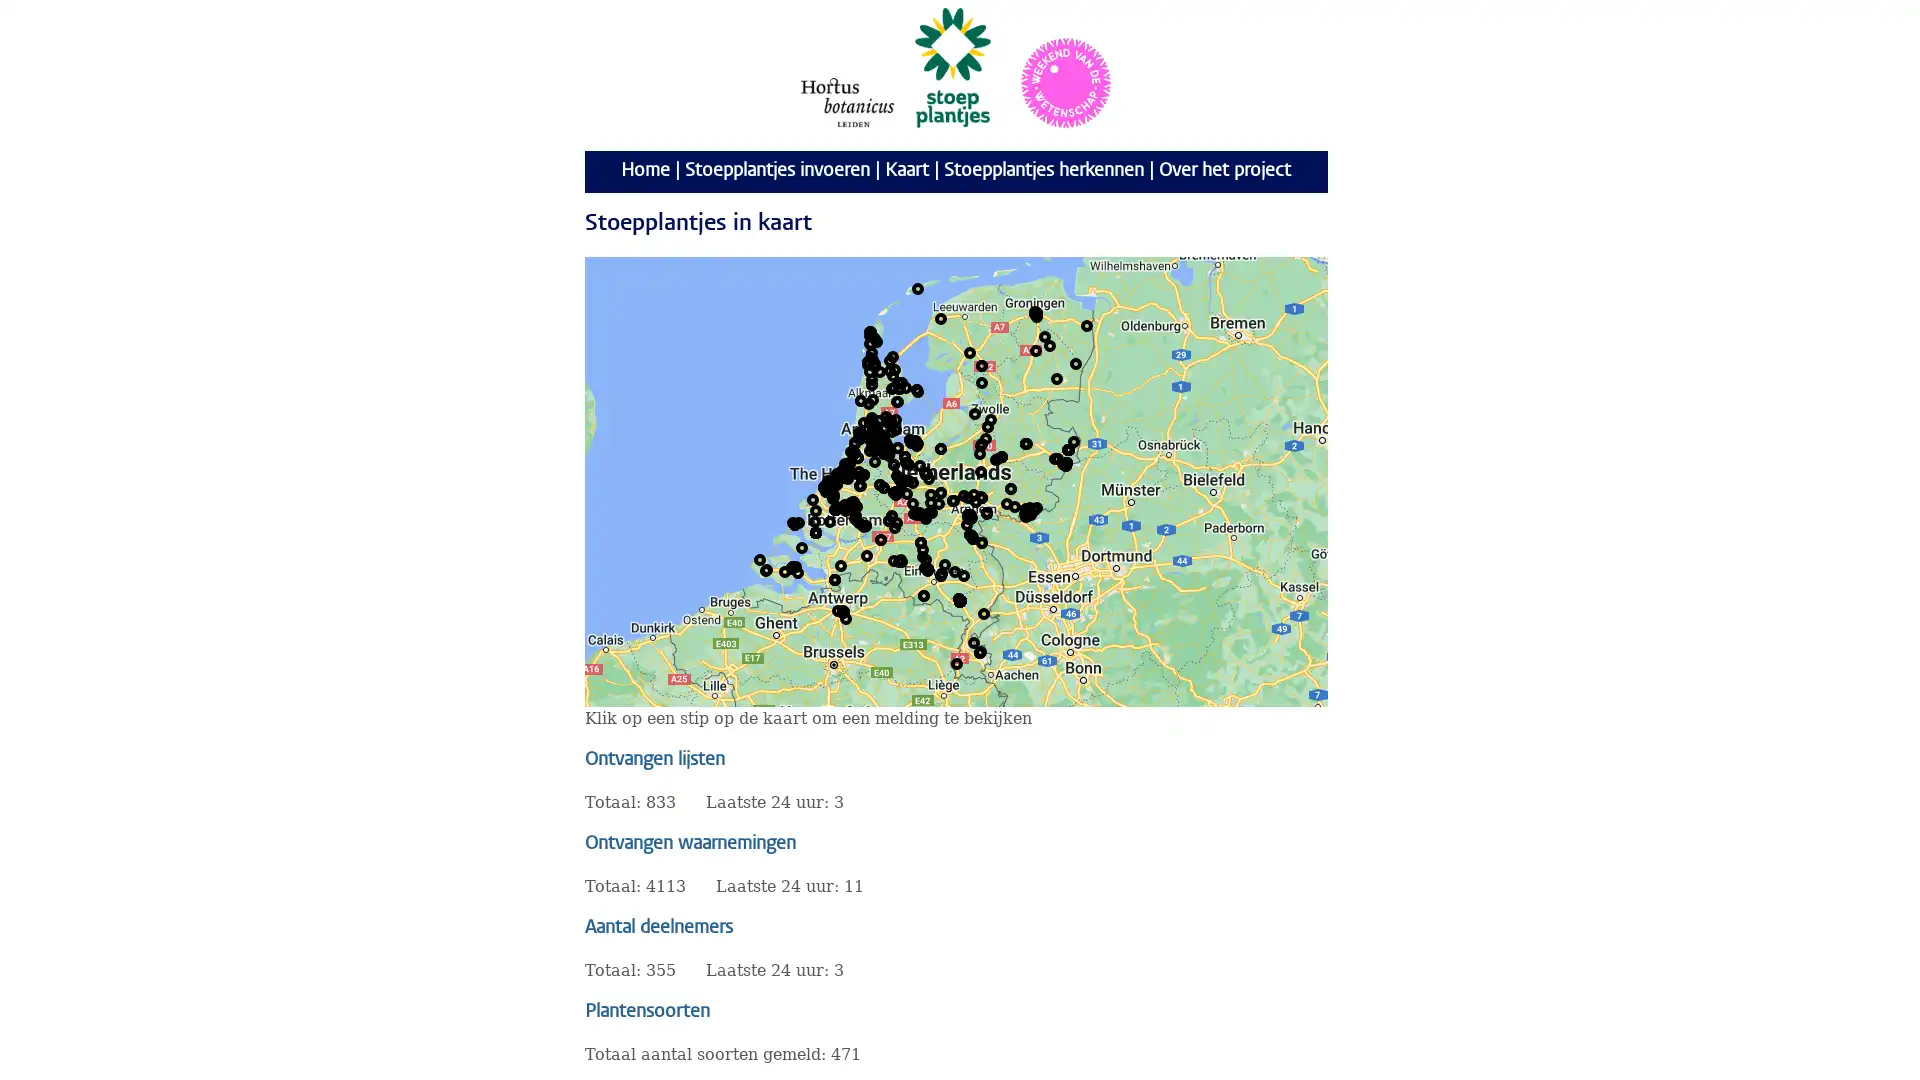 This screenshot has width=1920, height=1080. What do you see at coordinates (896, 446) in the screenshot?
I see `Telling van Dorothea op 14 maart 2022` at bounding box center [896, 446].